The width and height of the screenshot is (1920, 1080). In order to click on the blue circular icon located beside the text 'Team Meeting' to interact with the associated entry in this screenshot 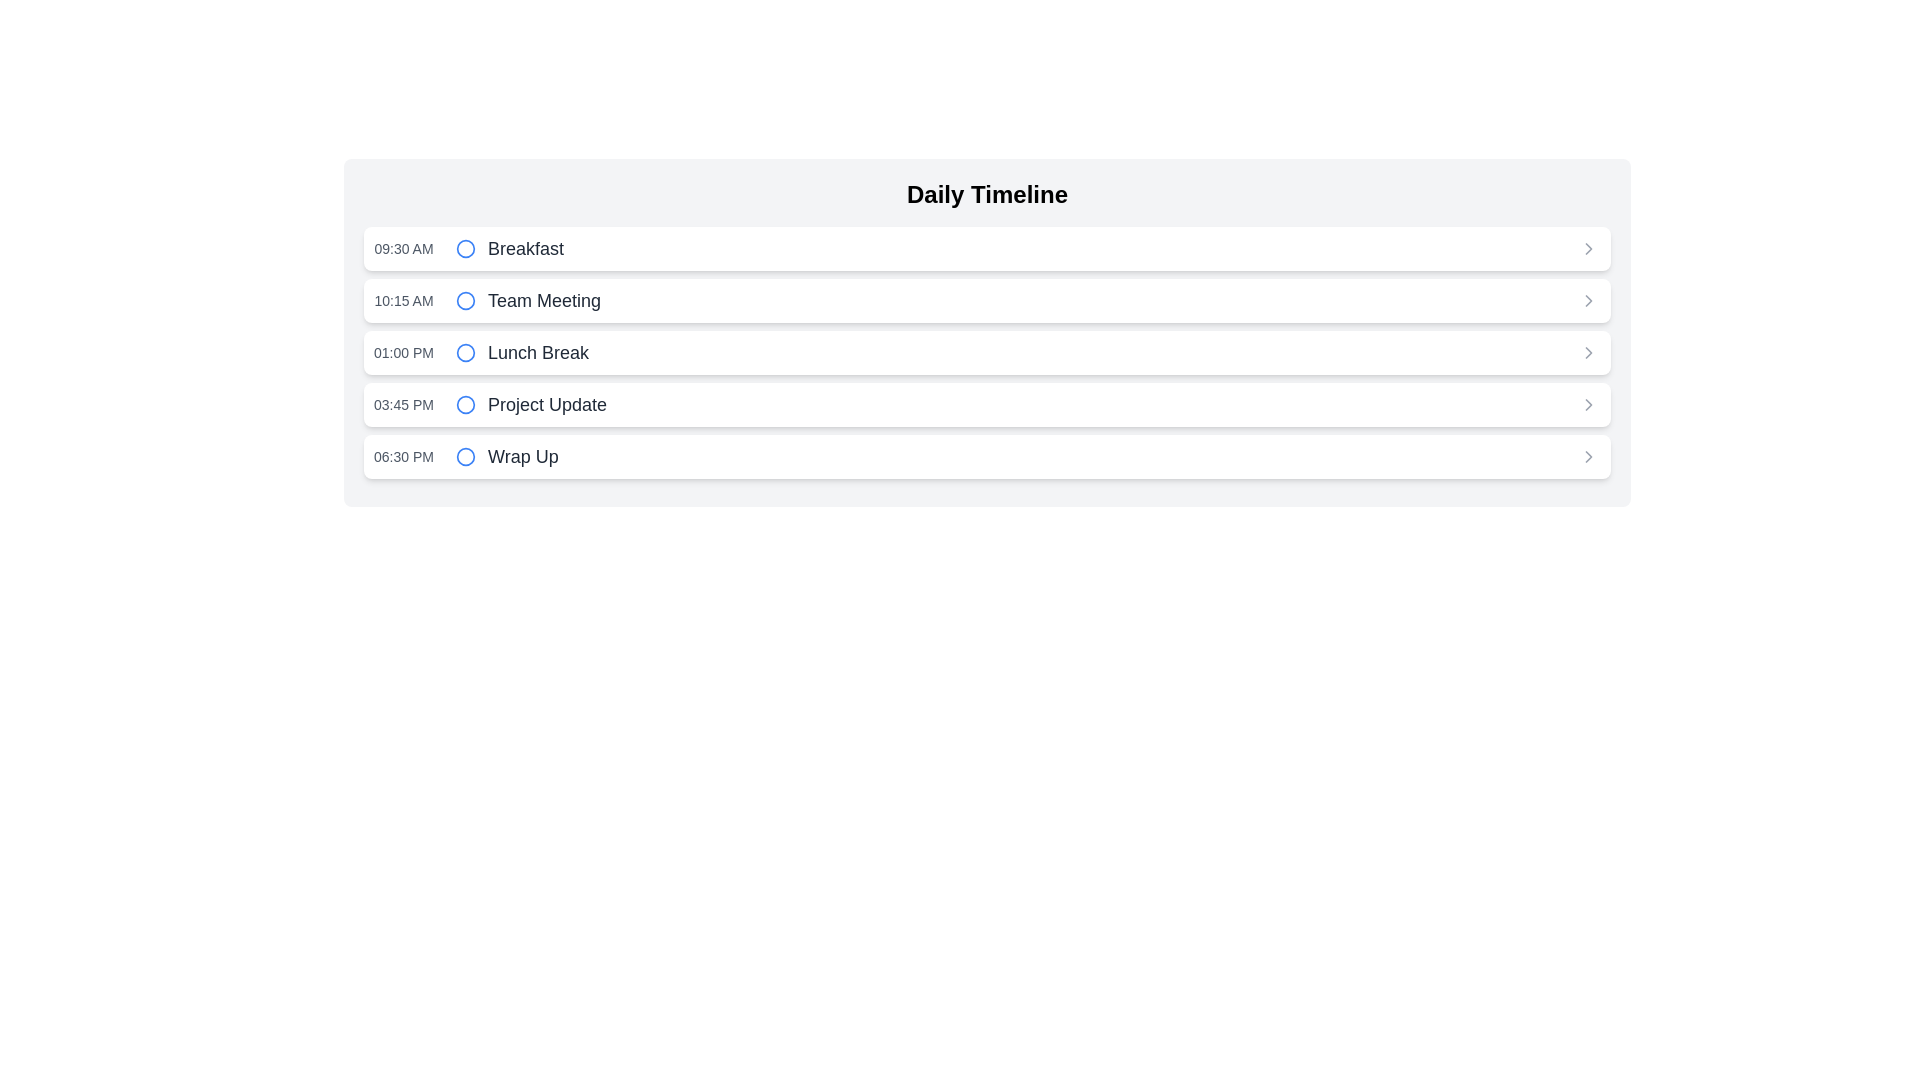, I will do `click(464, 300)`.